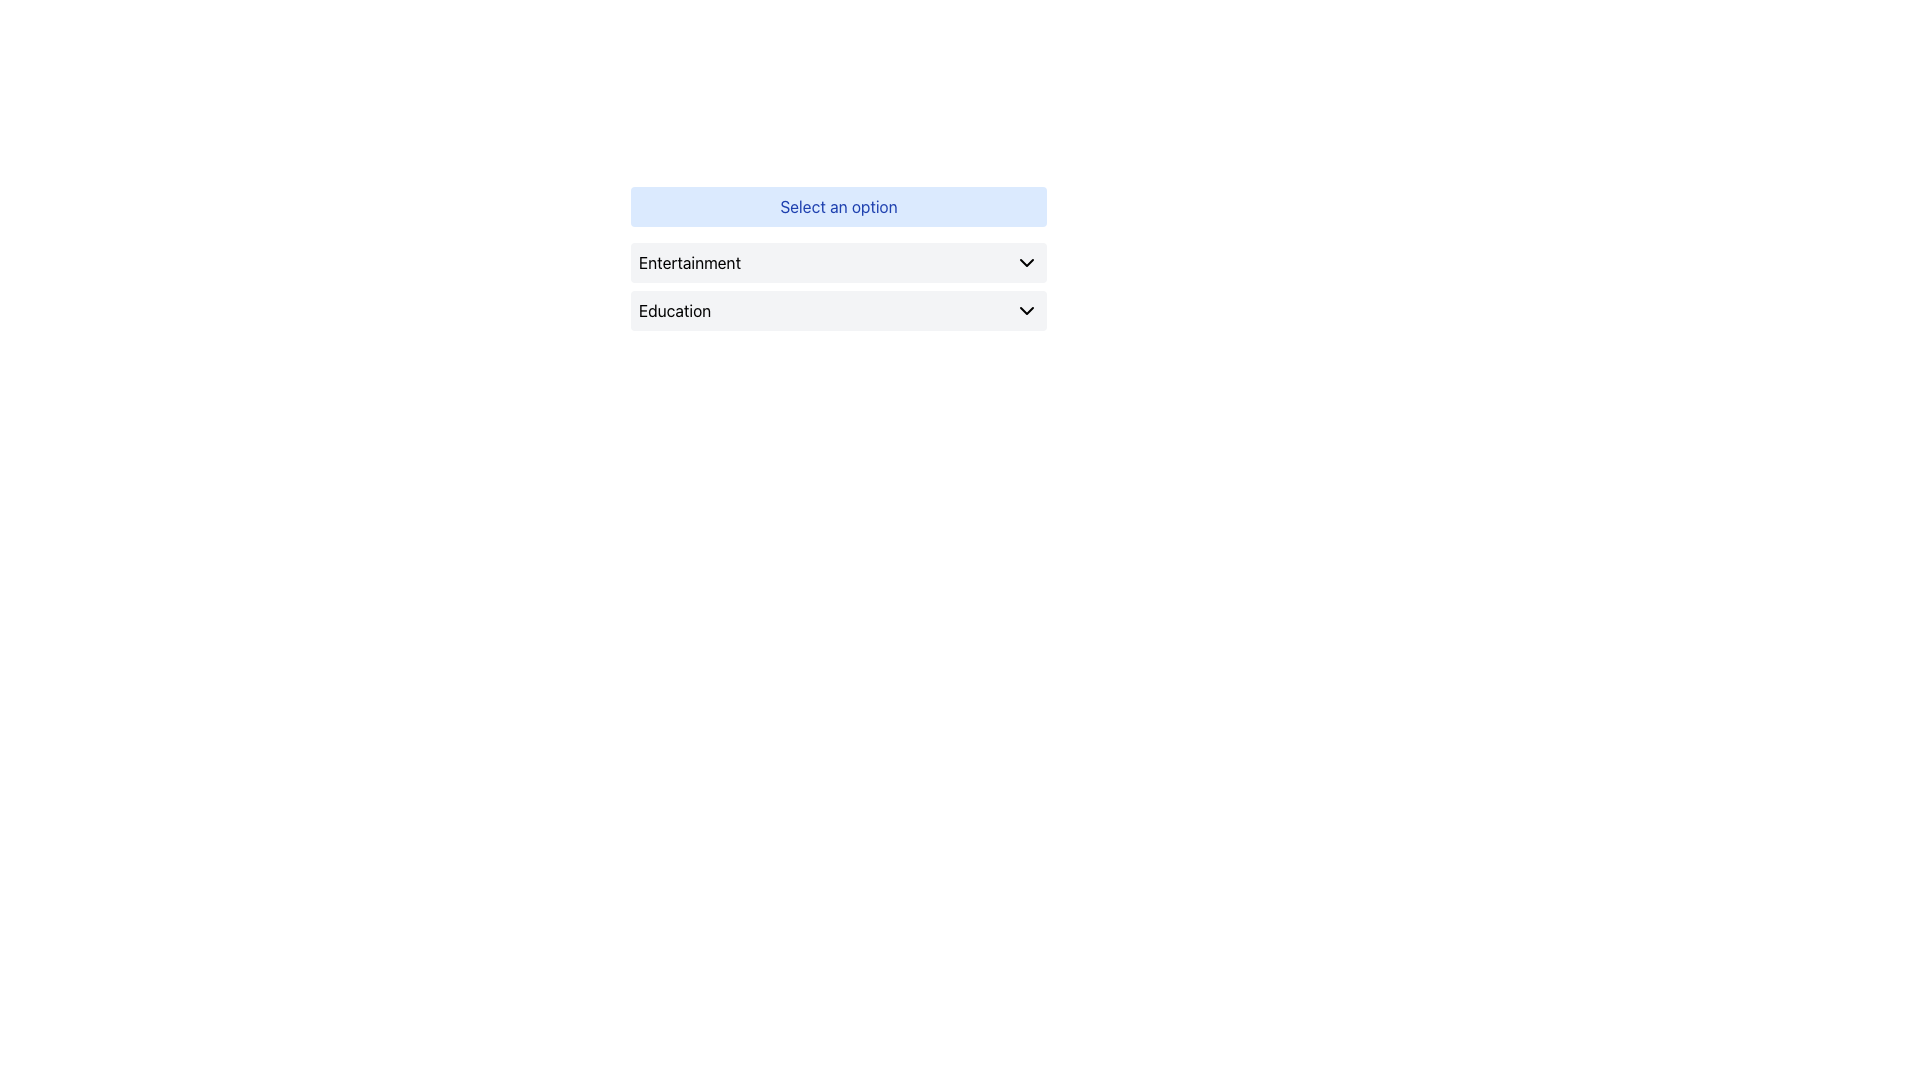 Image resolution: width=1920 pixels, height=1080 pixels. I want to click on the text label with a light blue background and the text 'Select an option', positioned above the dropdowns for 'Entertainment' and 'Education', so click(839, 207).